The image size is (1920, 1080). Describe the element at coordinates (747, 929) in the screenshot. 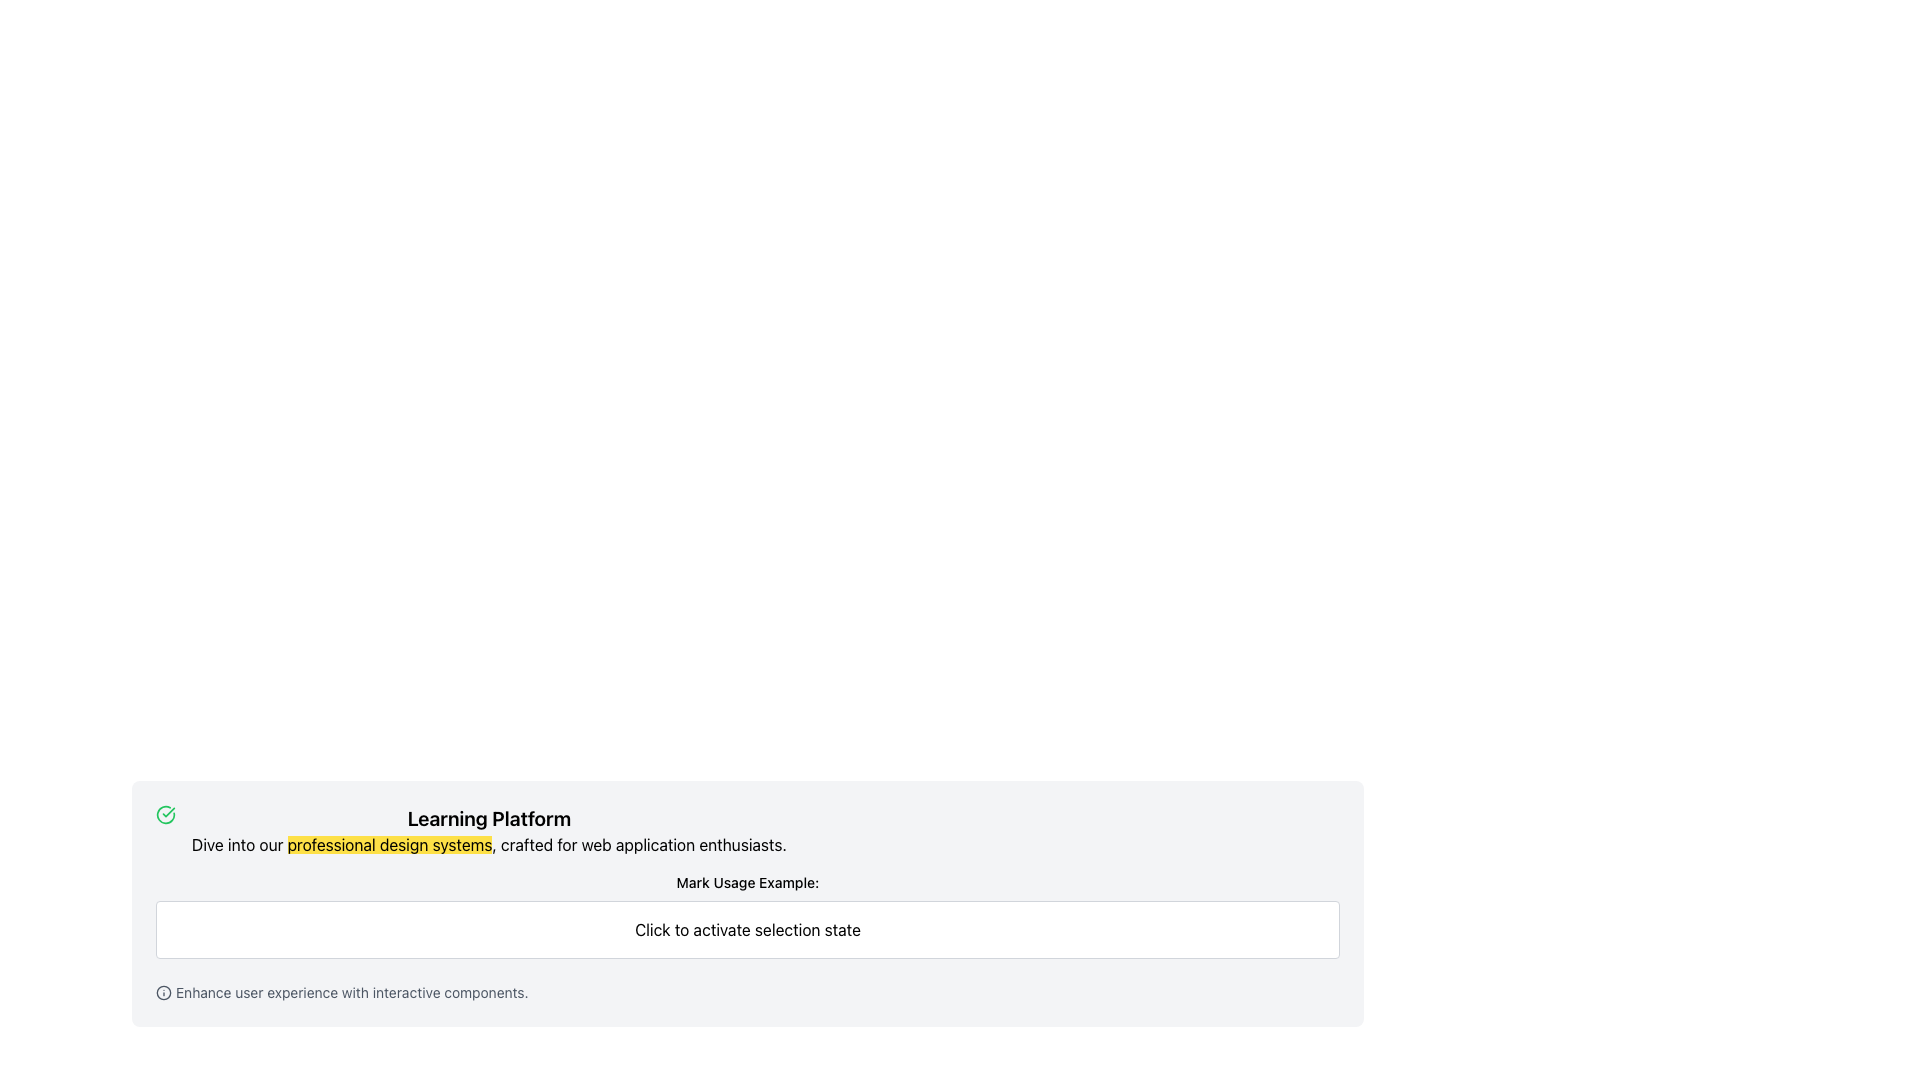

I see `the rectangular text box with rounded corners that has a white background and a gray border, containing the text 'Click to activate selection state'` at that location.